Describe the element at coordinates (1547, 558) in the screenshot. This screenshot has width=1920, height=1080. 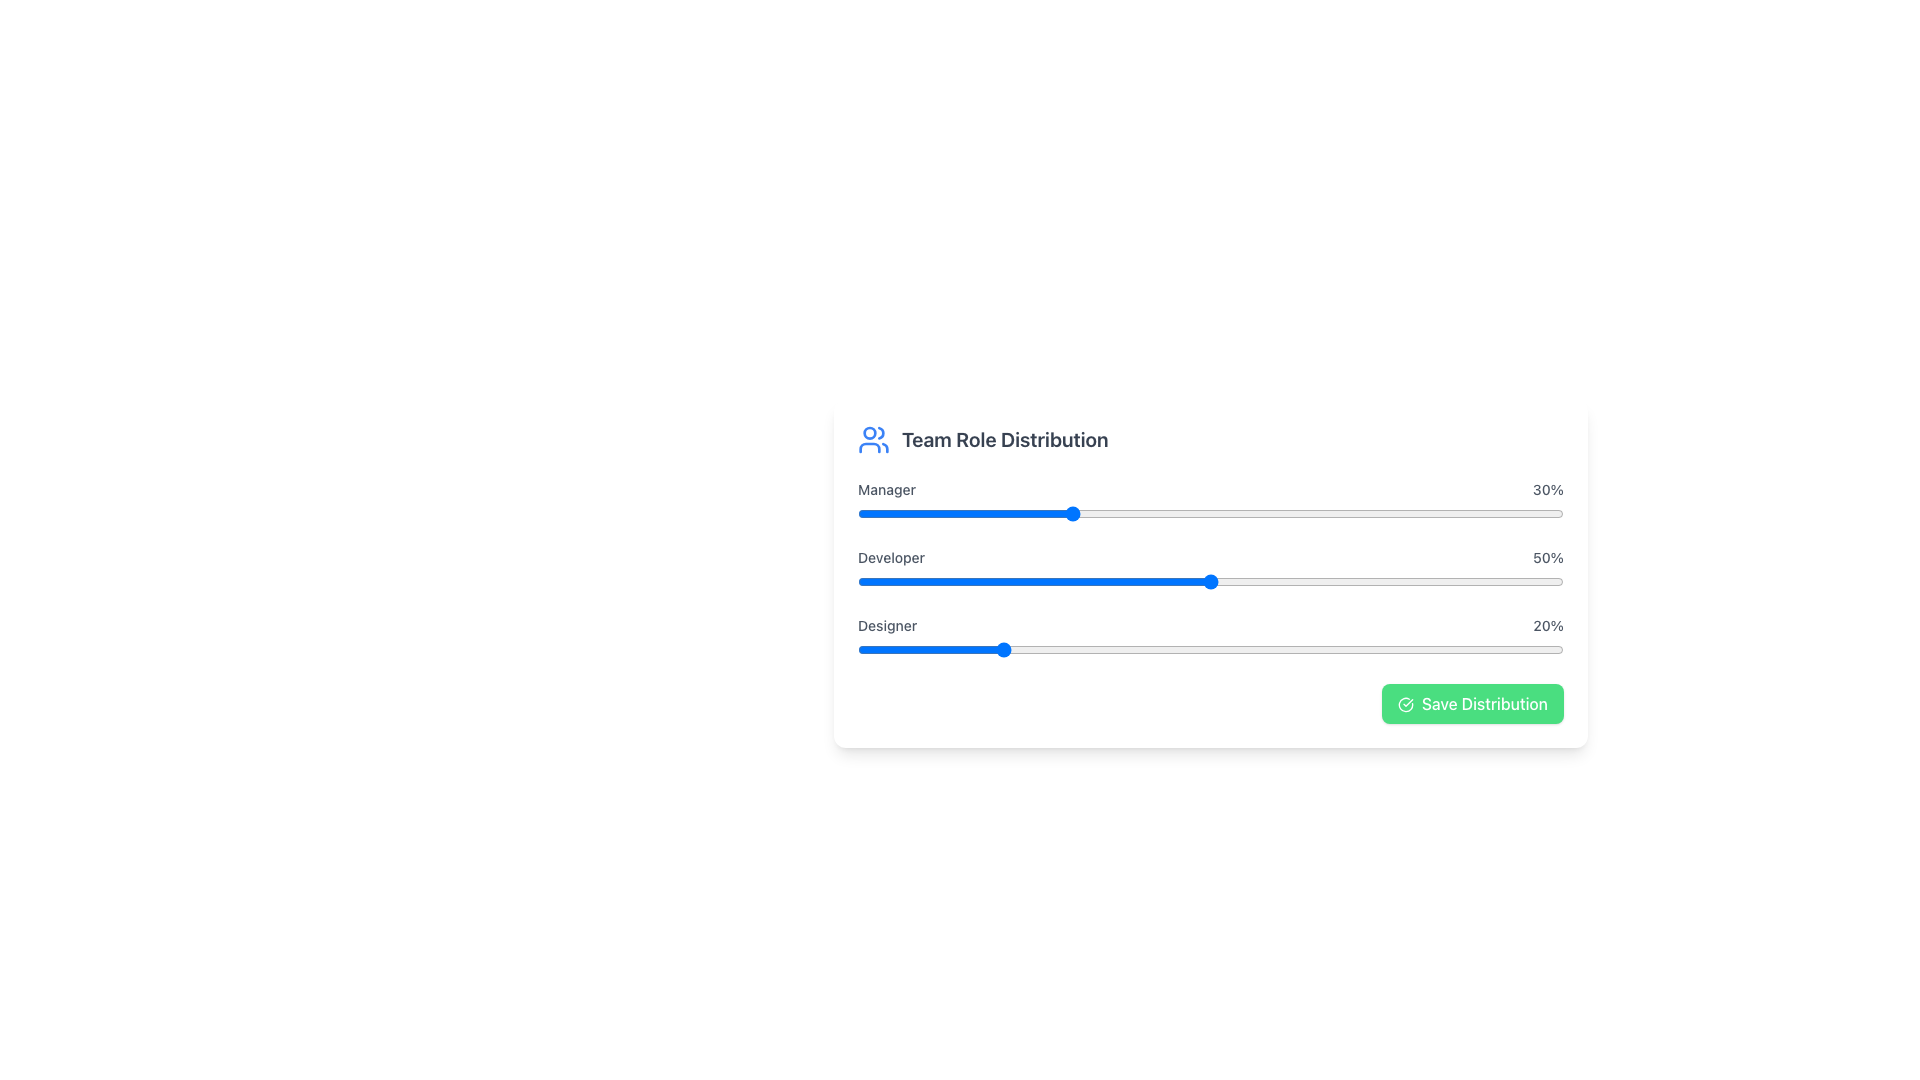
I see `the static text label '50%' which is displayed in a small, gray font to the right of the 'Developer' slider in the 'Team Role Distribution' component` at that location.